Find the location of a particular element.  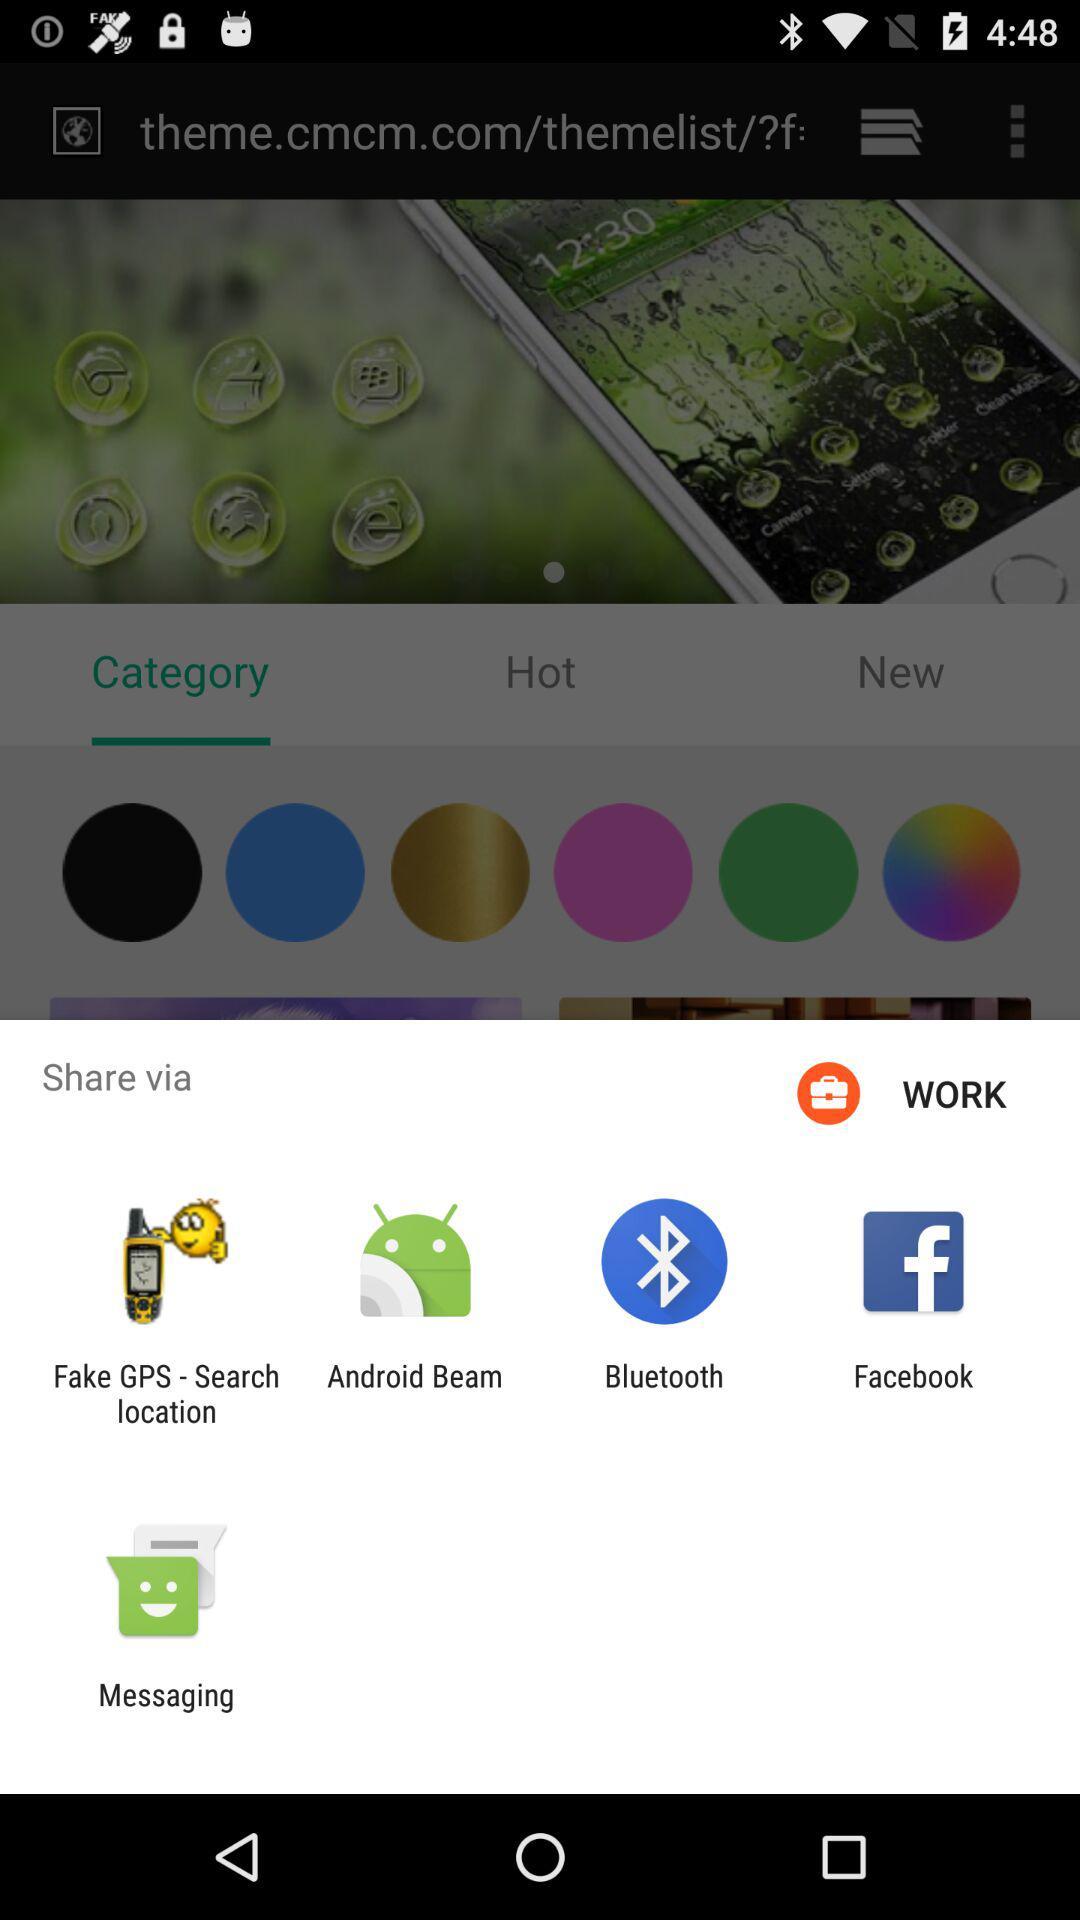

app next to the android beam app is located at coordinates (664, 1392).